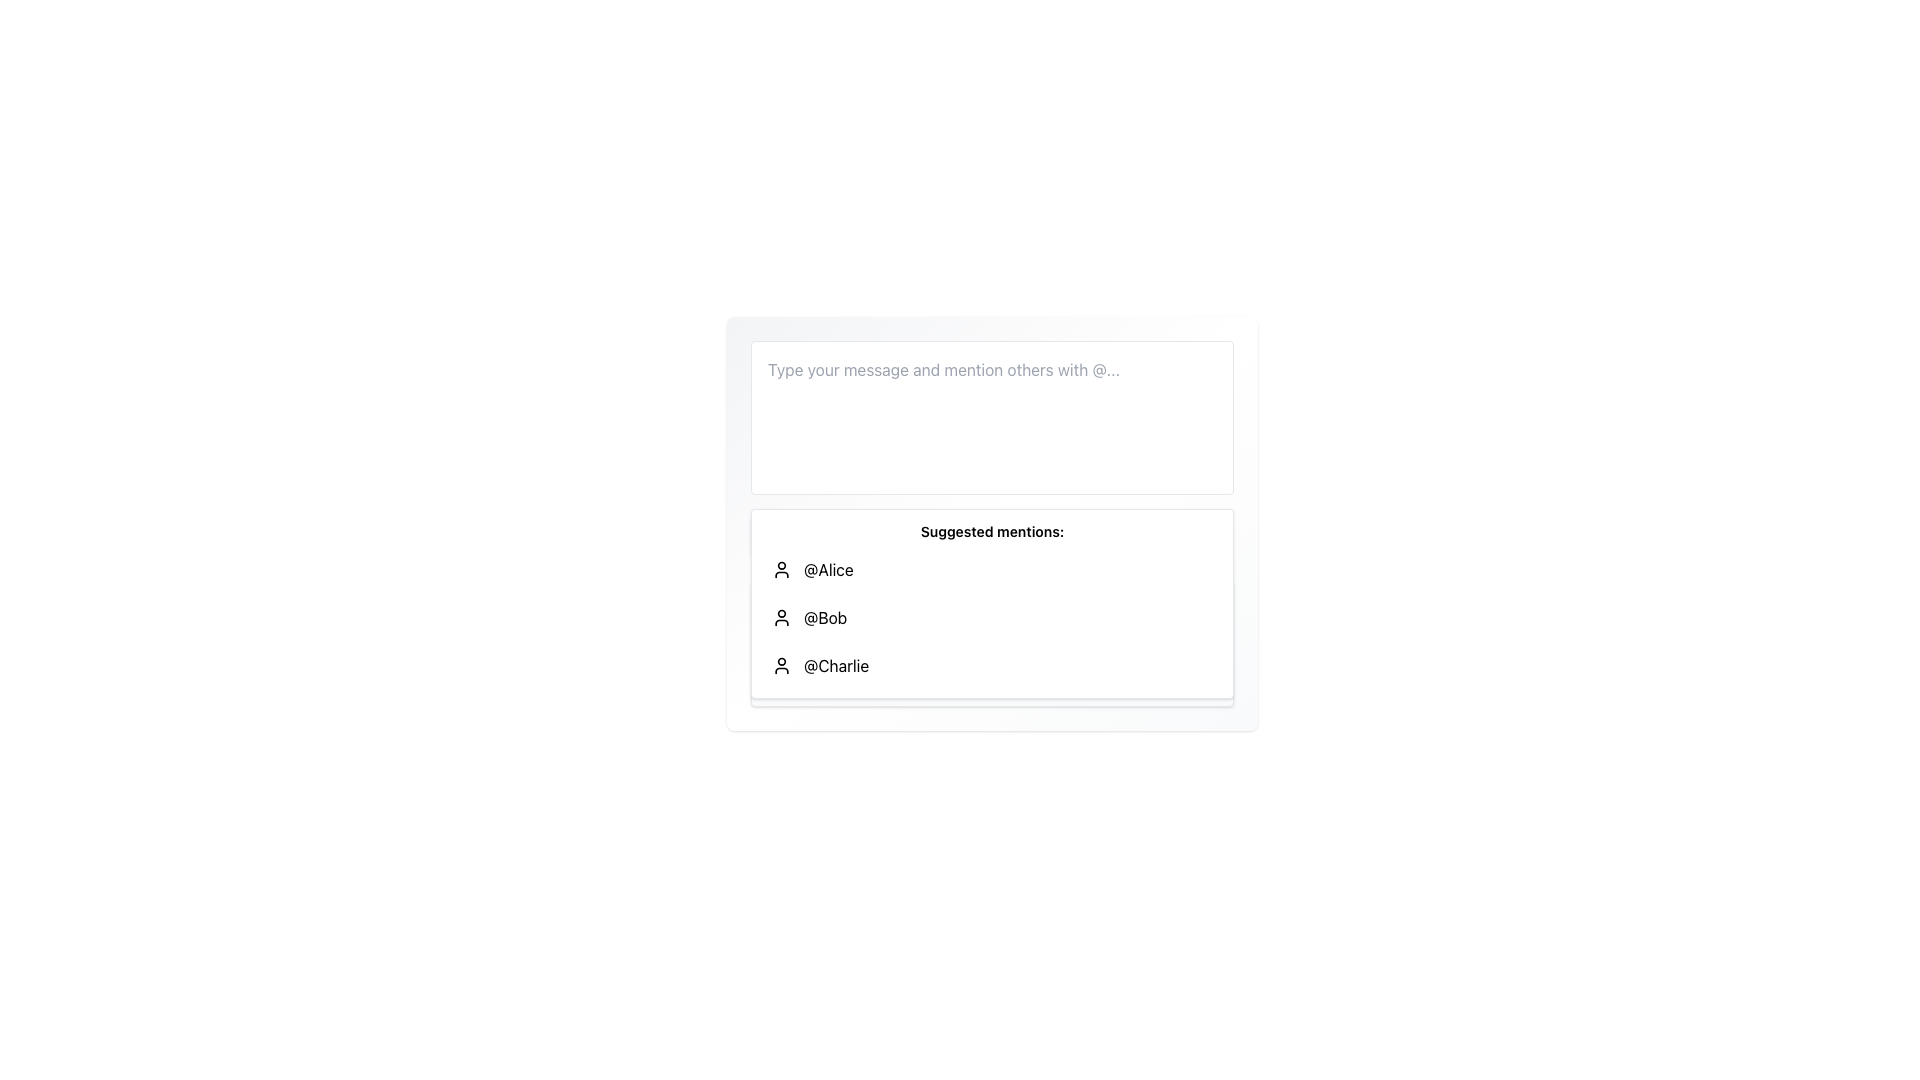  What do you see at coordinates (781, 570) in the screenshot?
I see `the user profile icon located to the left of the username '@Alice', which is styled with smooth lines and a monochrome color scheme` at bounding box center [781, 570].